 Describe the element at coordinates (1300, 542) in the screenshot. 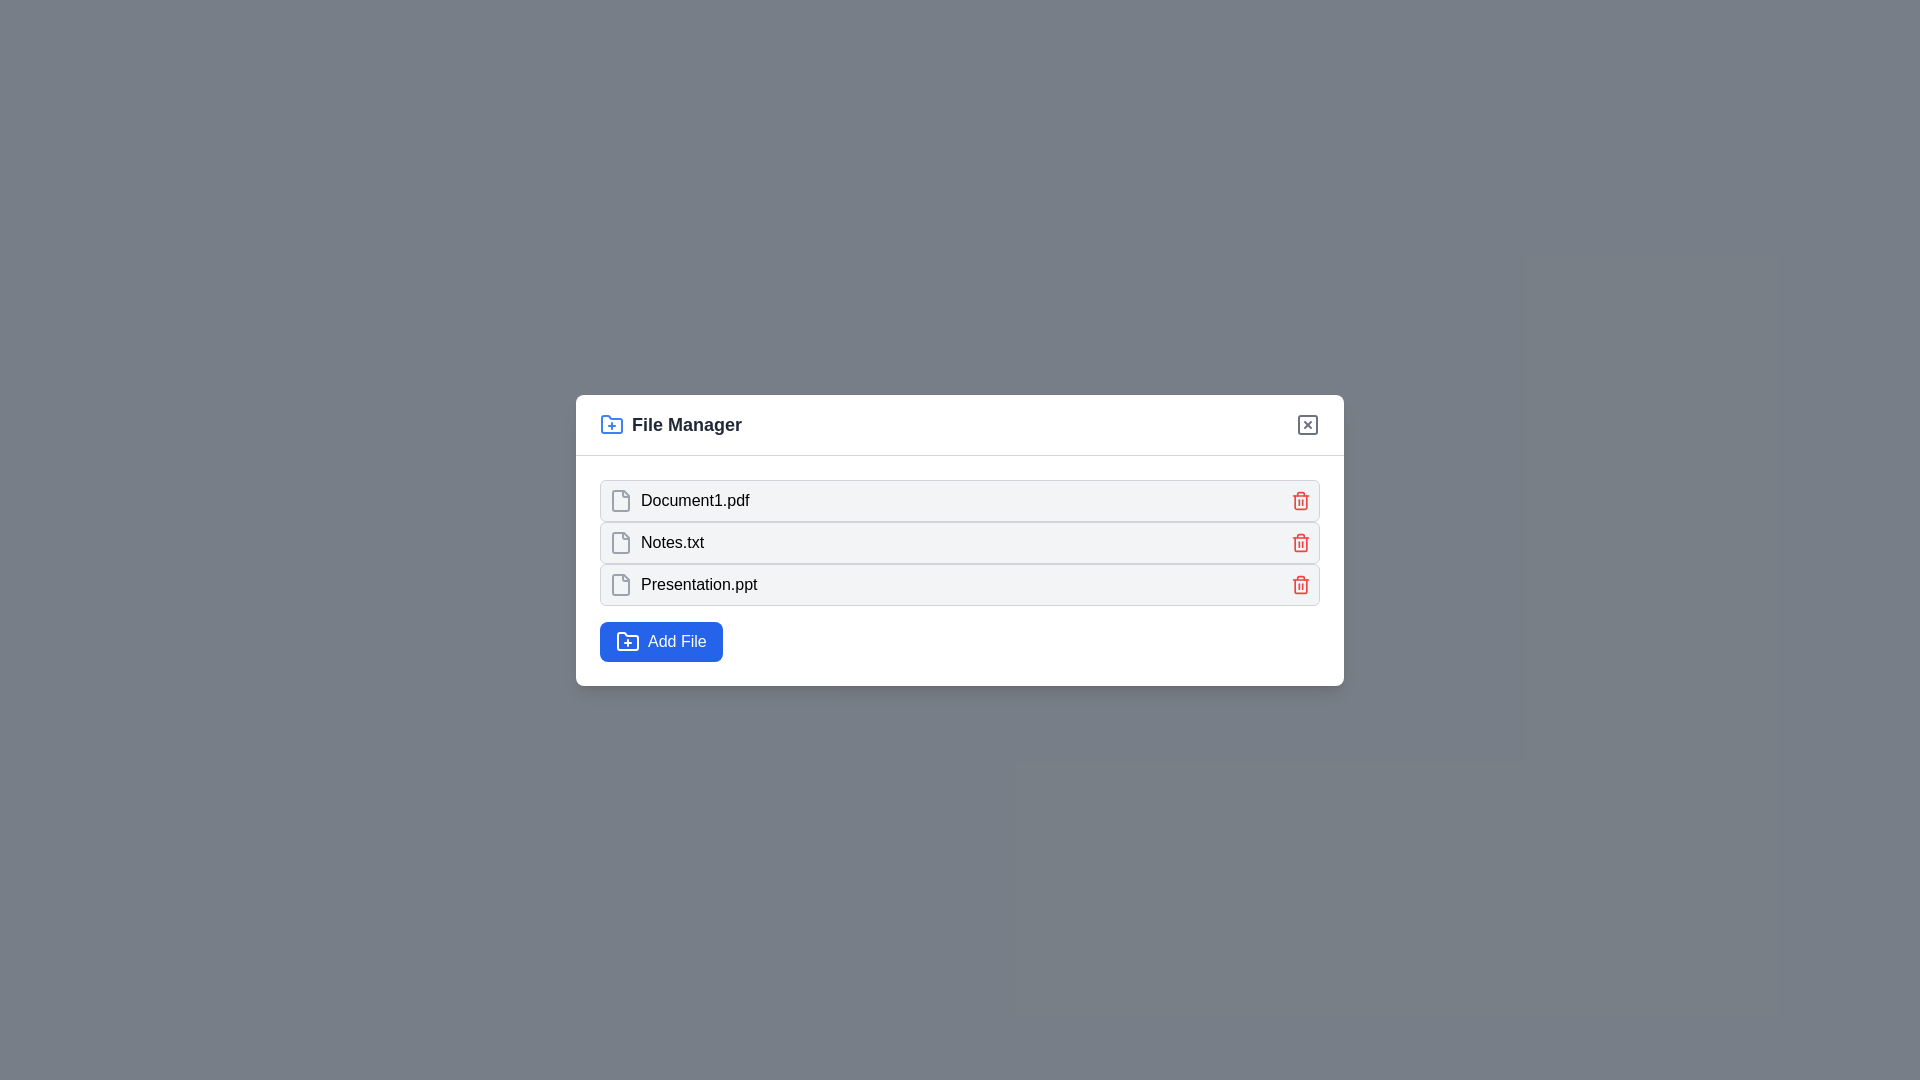

I see `the delete button for the file 'Notes.txt' located in the top-right corner of its row` at that location.